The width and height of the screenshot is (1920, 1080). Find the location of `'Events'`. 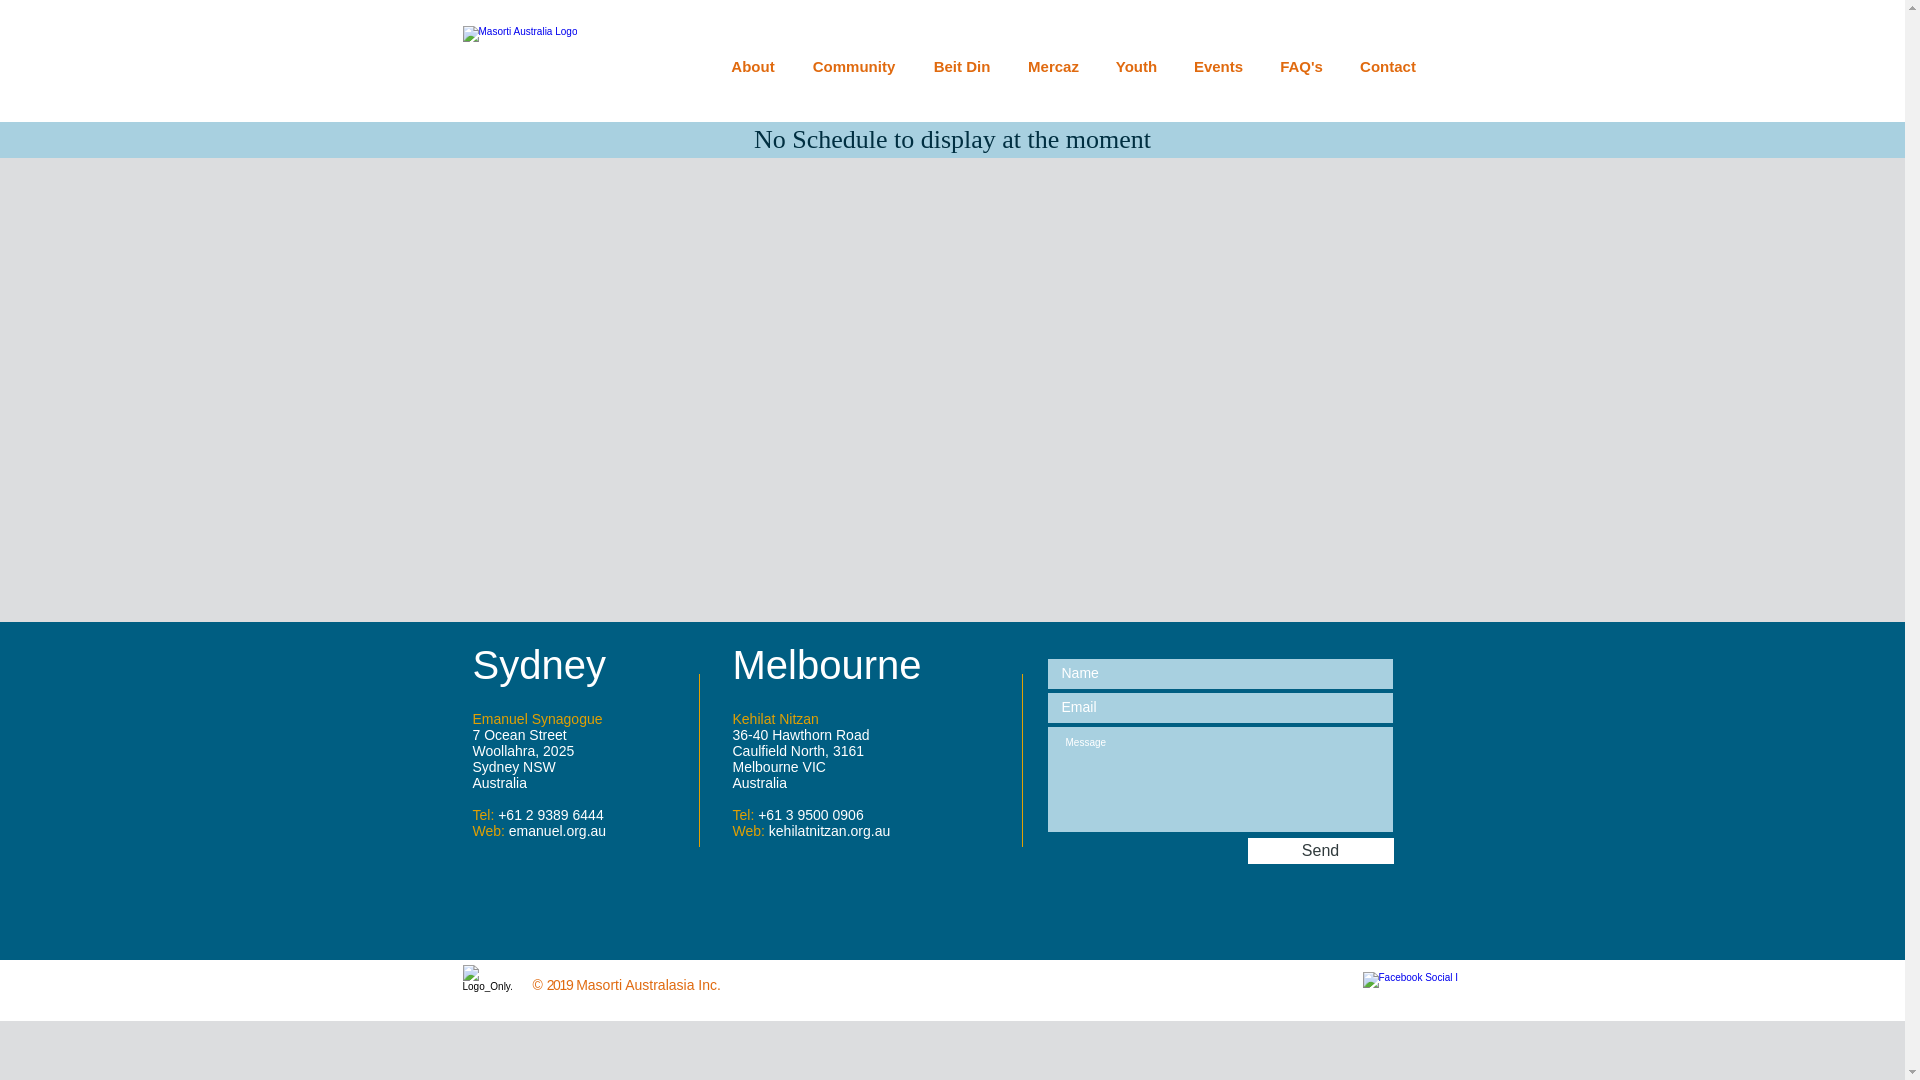

'Events' is located at coordinates (1176, 65).